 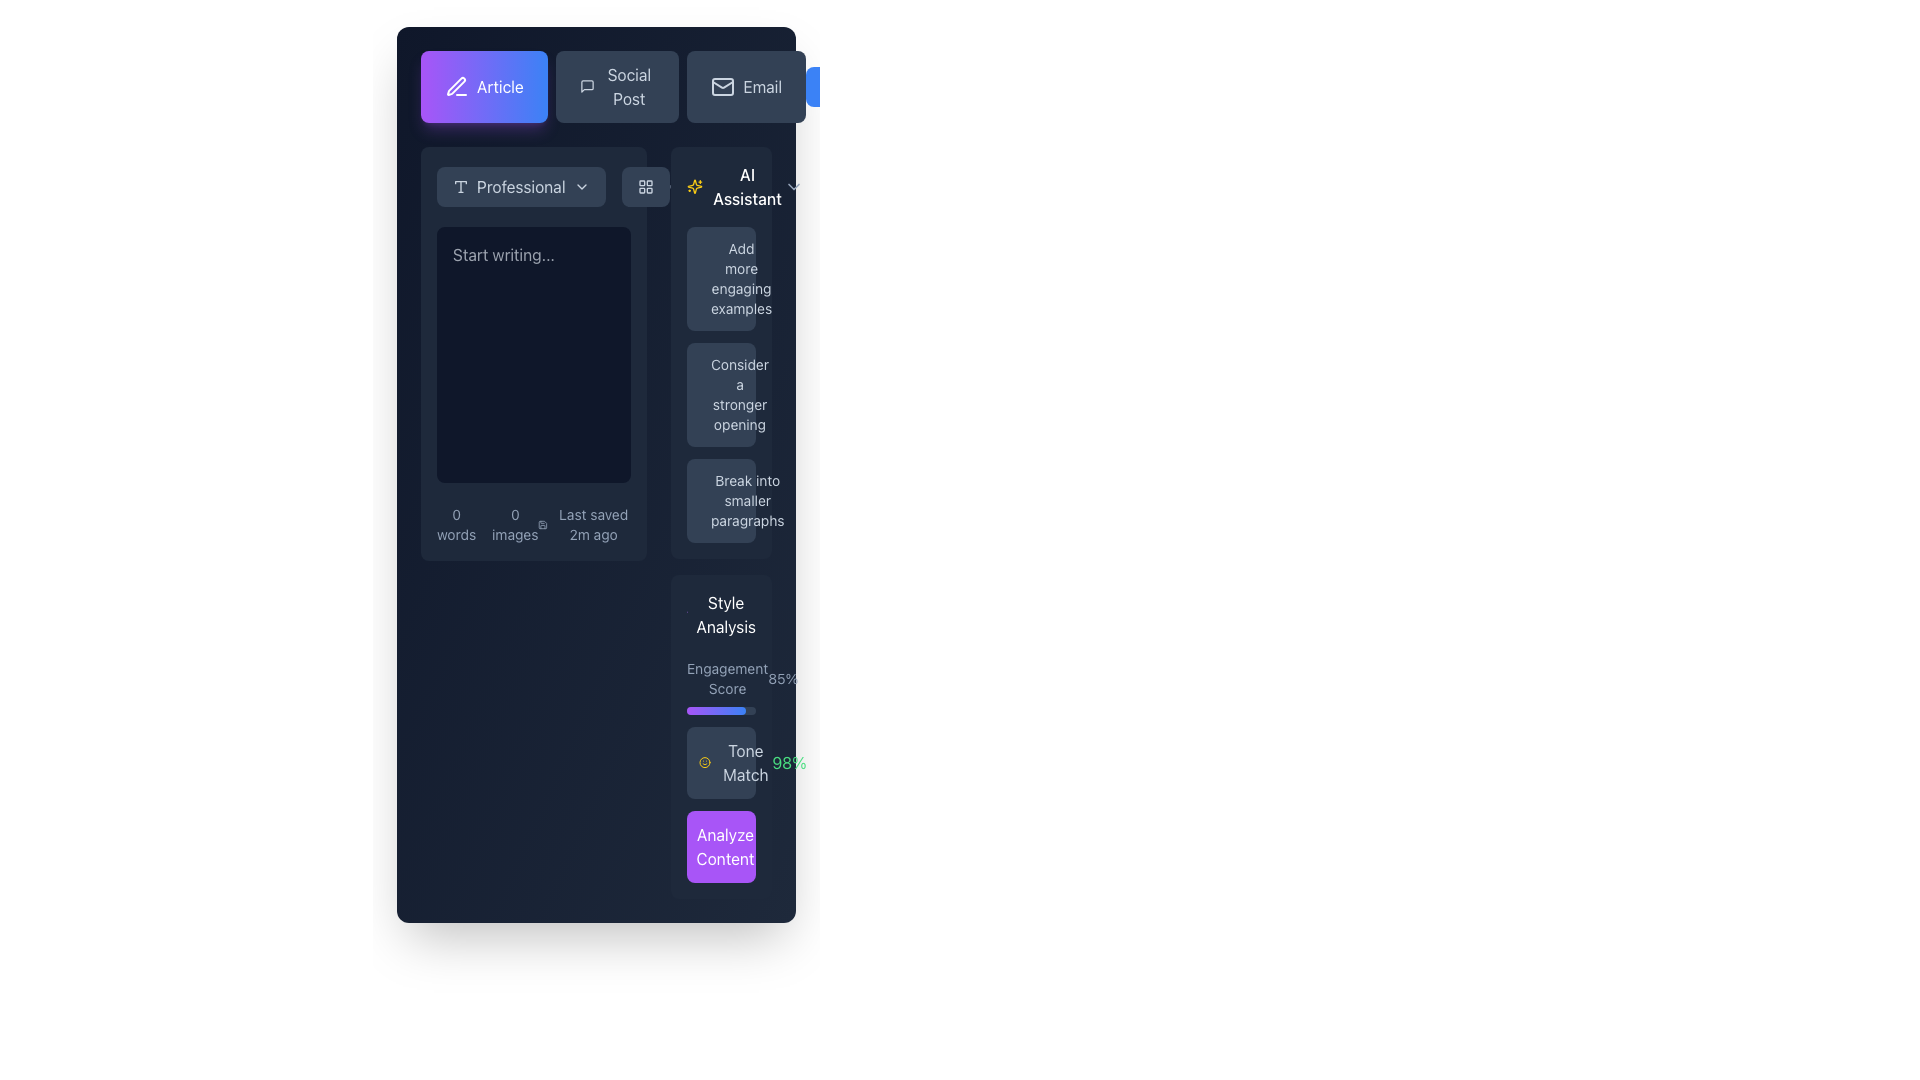 What do you see at coordinates (744, 763) in the screenshot?
I see `the Text label indicating tone matching in the 'Style Analysis' section, located to the right of the yellow smile icon and above the 'Analyze Content' button` at bounding box center [744, 763].